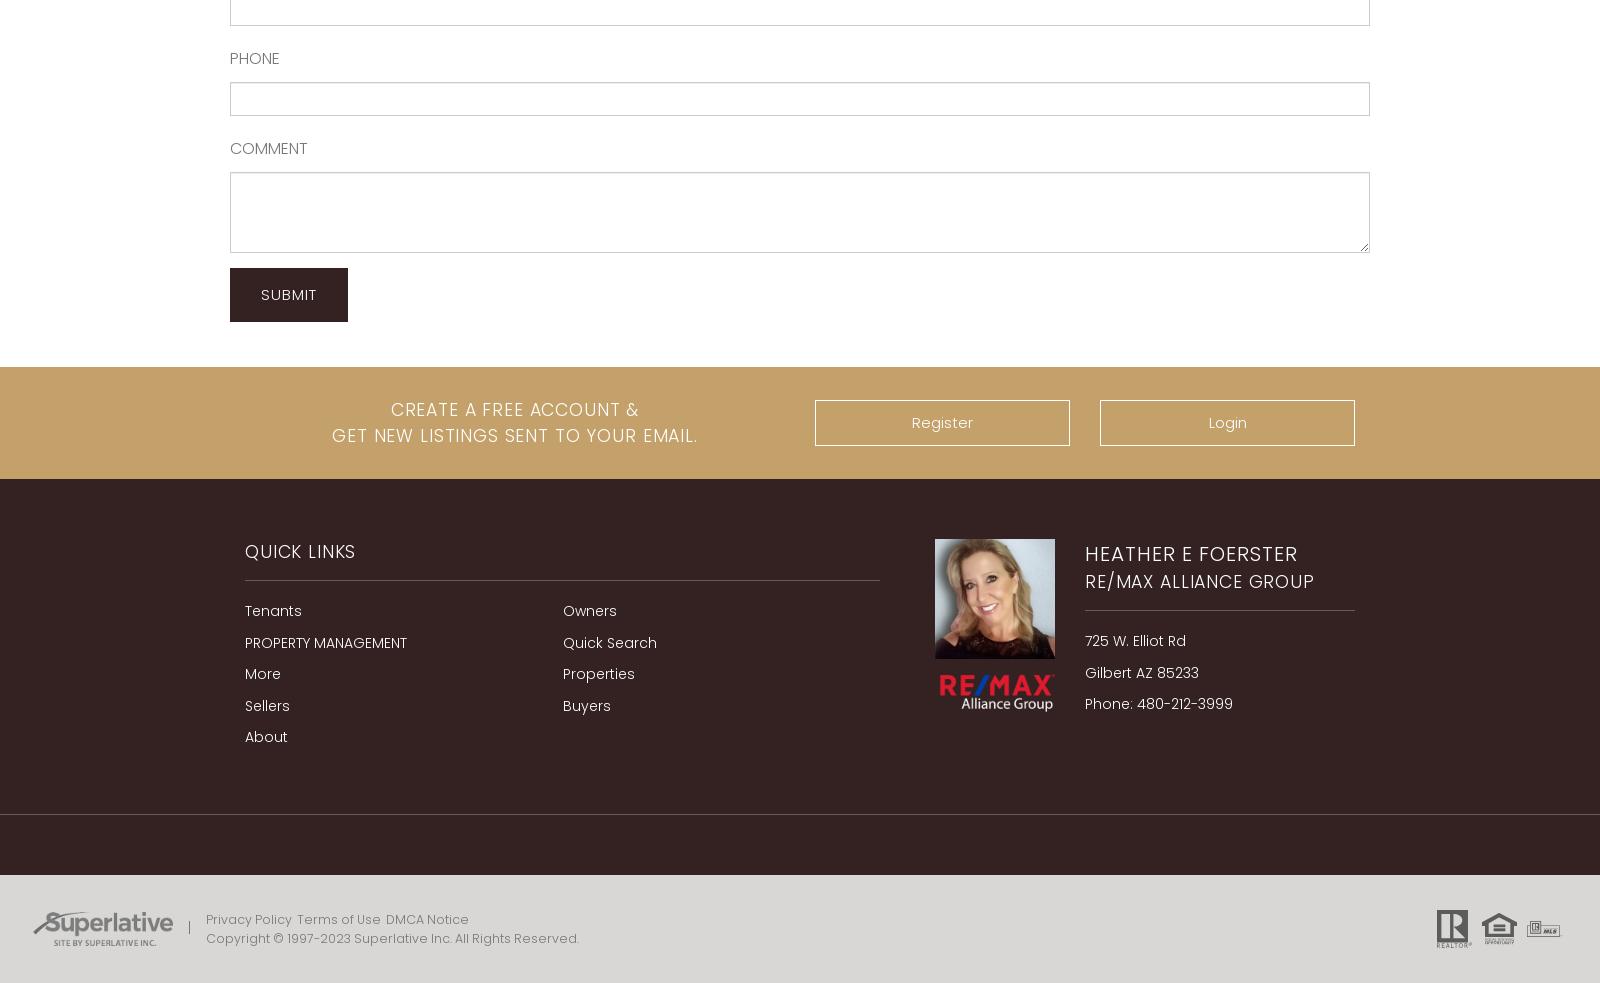 The image size is (1600, 983). What do you see at coordinates (255, 56) in the screenshot?
I see `'Phone'` at bounding box center [255, 56].